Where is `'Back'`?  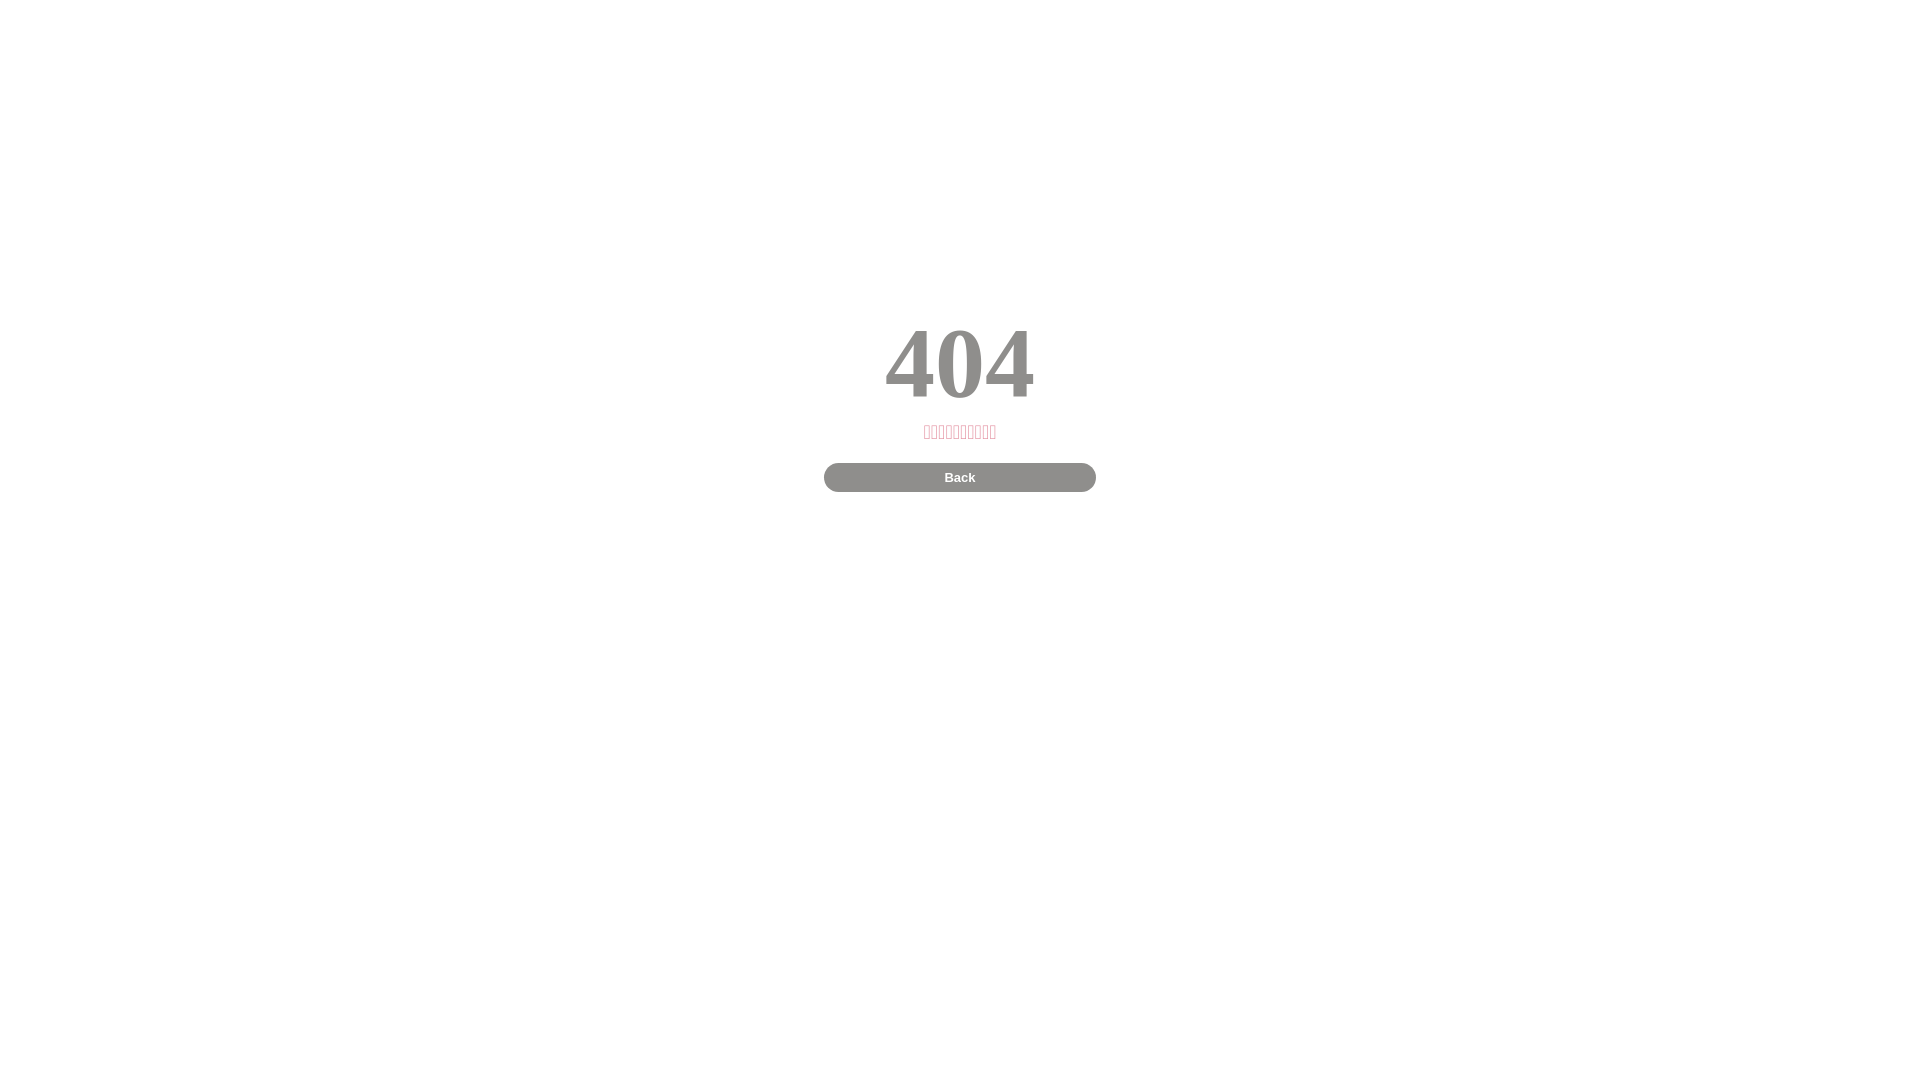 'Back' is located at coordinates (958, 477).